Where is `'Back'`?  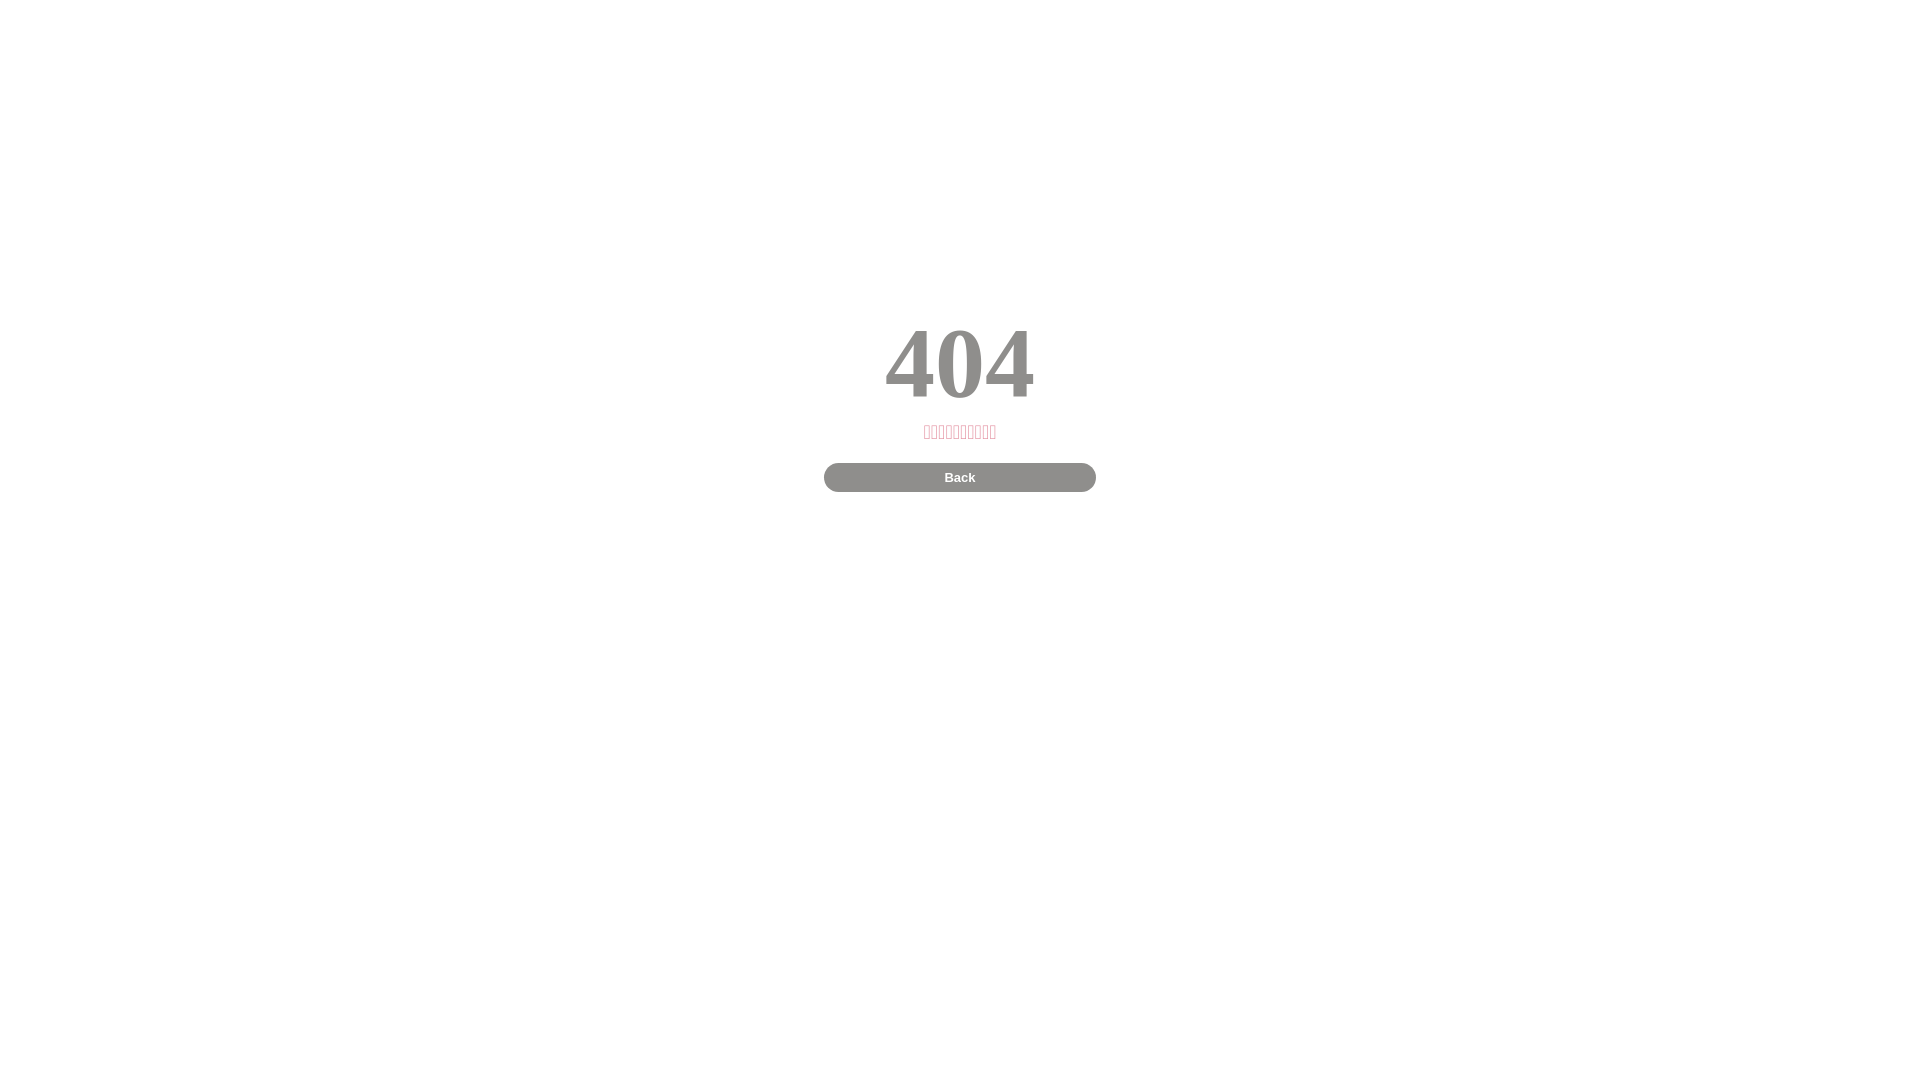 'Back' is located at coordinates (958, 477).